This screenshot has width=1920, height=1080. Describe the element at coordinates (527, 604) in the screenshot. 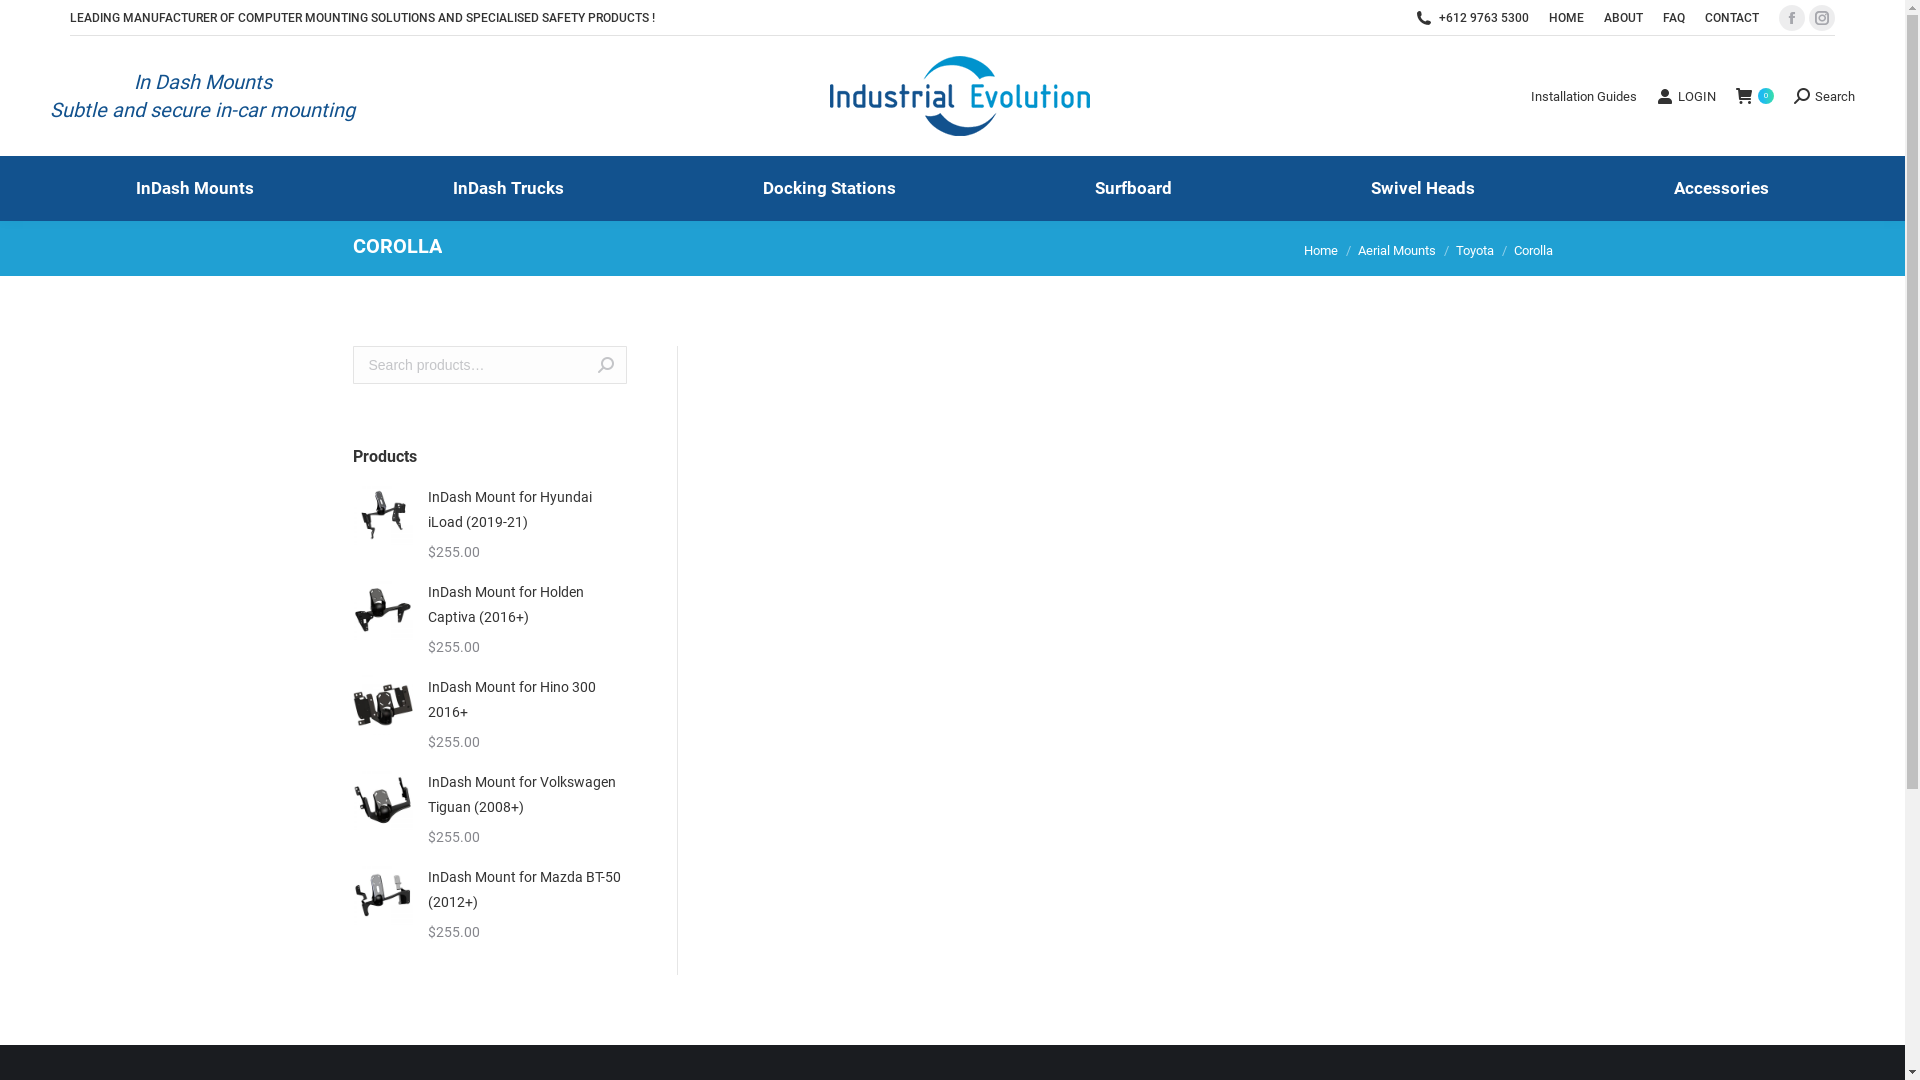

I see `'InDash Mount for Holden Captiva (2016+)'` at that location.